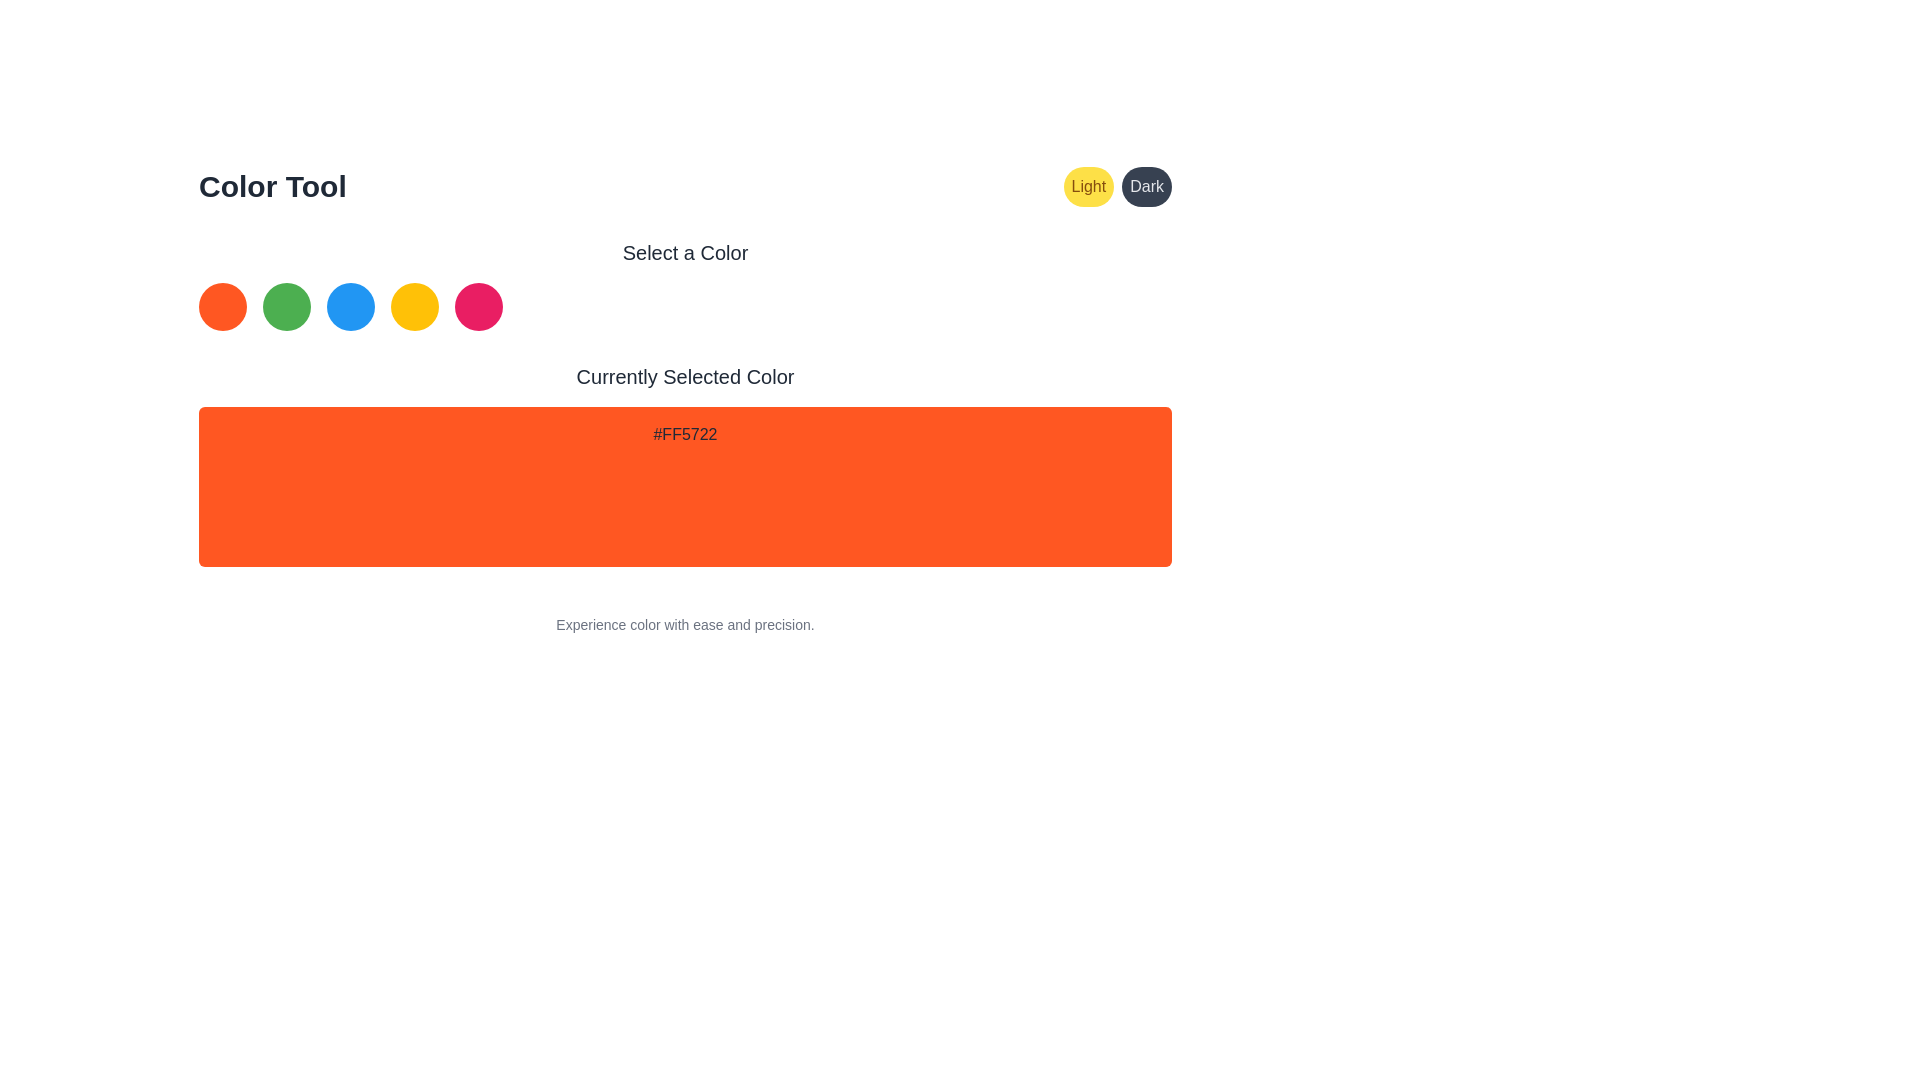 This screenshot has height=1080, width=1920. Describe the element at coordinates (1116, 186) in the screenshot. I see `the 'Light' button on the toggle switch located in the top-right corner of the 'Color Tool' section` at that location.